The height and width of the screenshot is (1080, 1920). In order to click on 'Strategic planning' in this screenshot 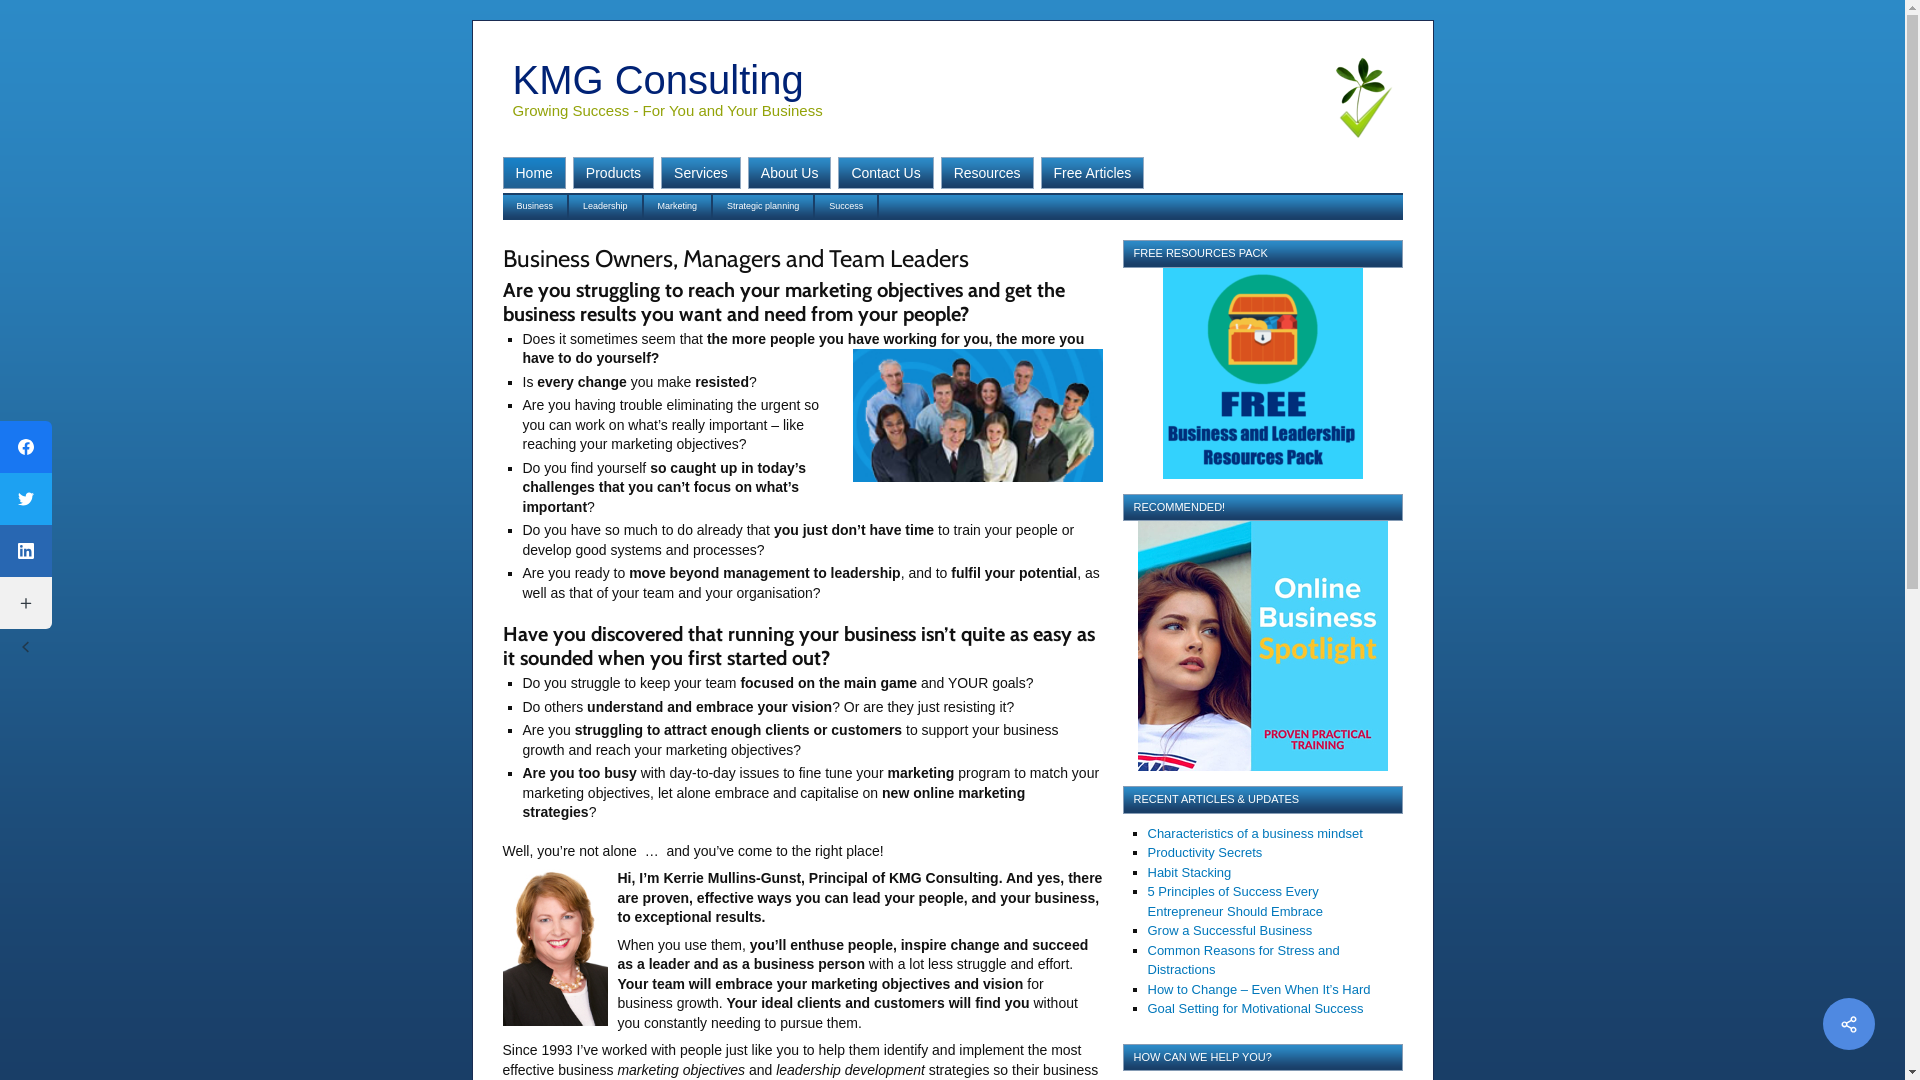, I will do `click(762, 206)`.